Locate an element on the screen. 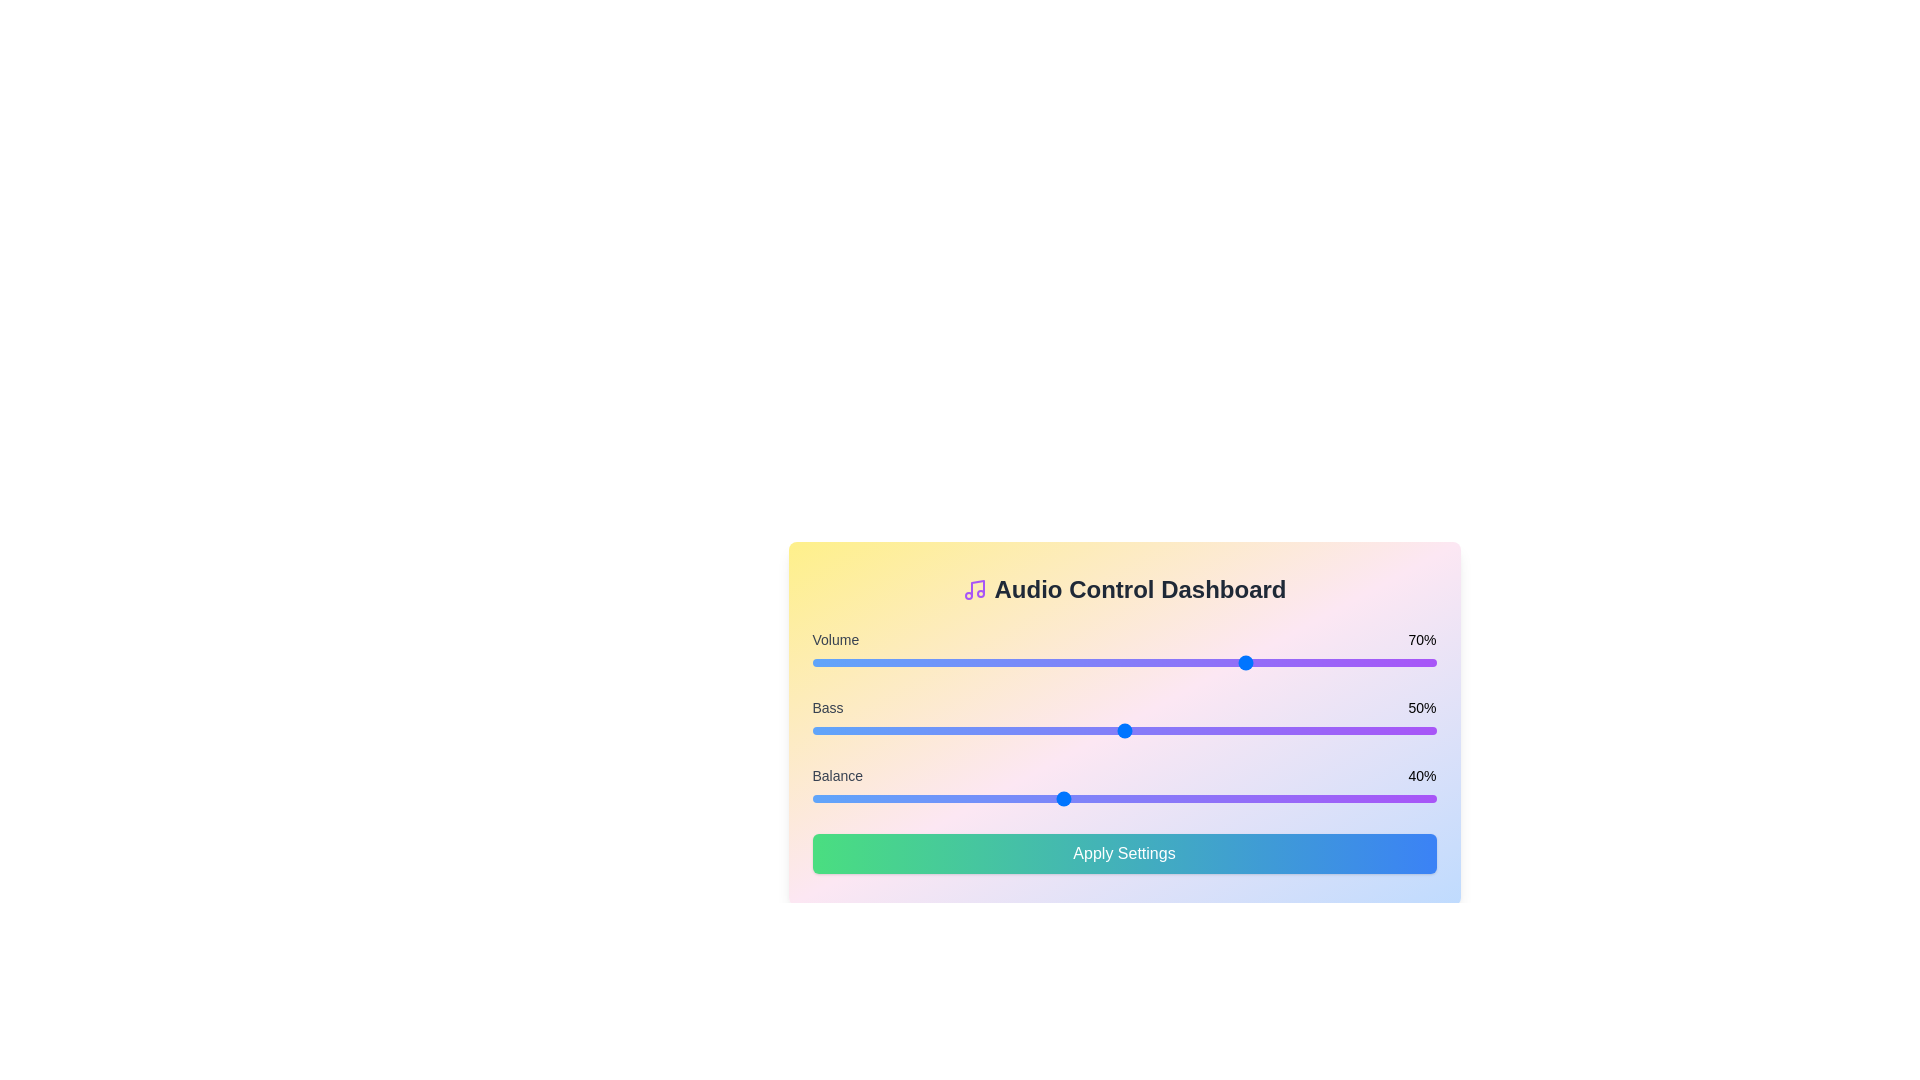 This screenshot has width=1920, height=1080. the volume slider is located at coordinates (1130, 663).